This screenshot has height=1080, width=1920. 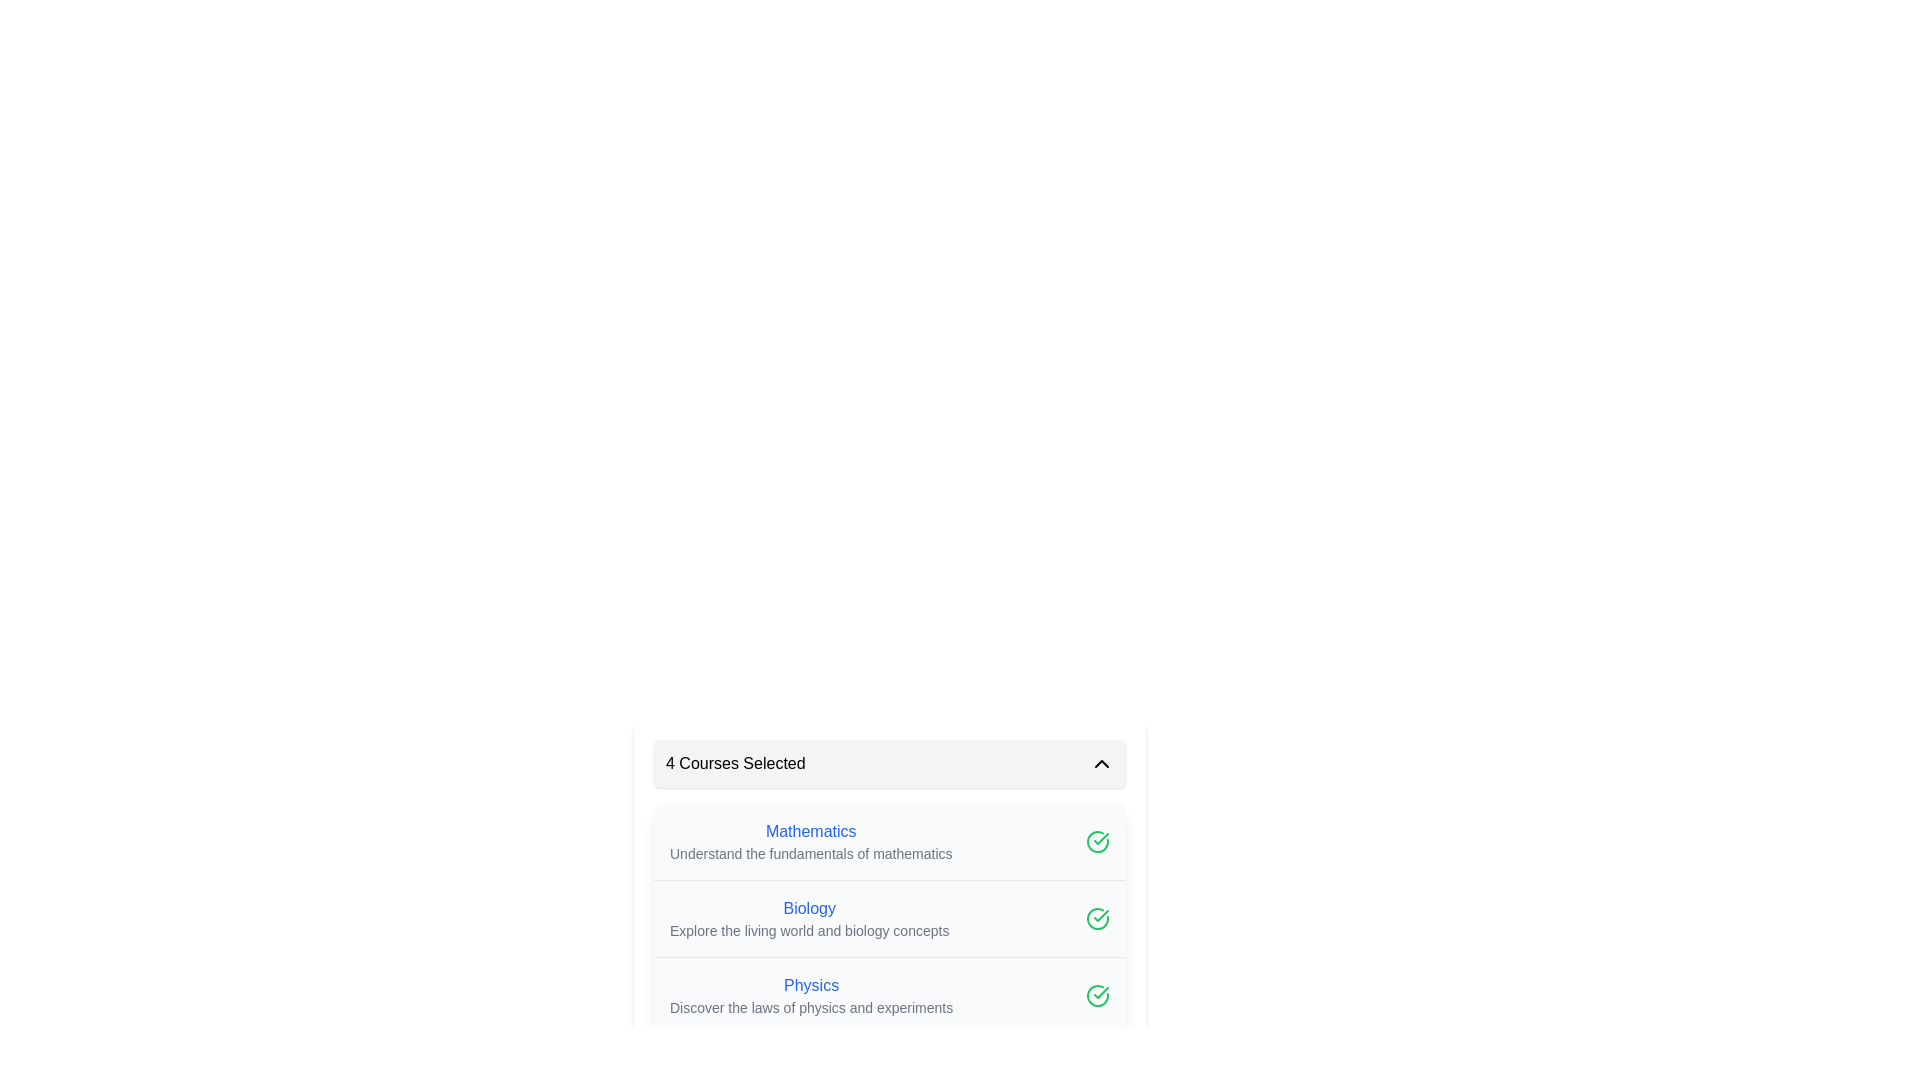 What do you see at coordinates (1097, 841) in the screenshot?
I see `the visual indication of the circular checkmark icon representing the completion of the Mathematics item, located on the far right of the associated row` at bounding box center [1097, 841].